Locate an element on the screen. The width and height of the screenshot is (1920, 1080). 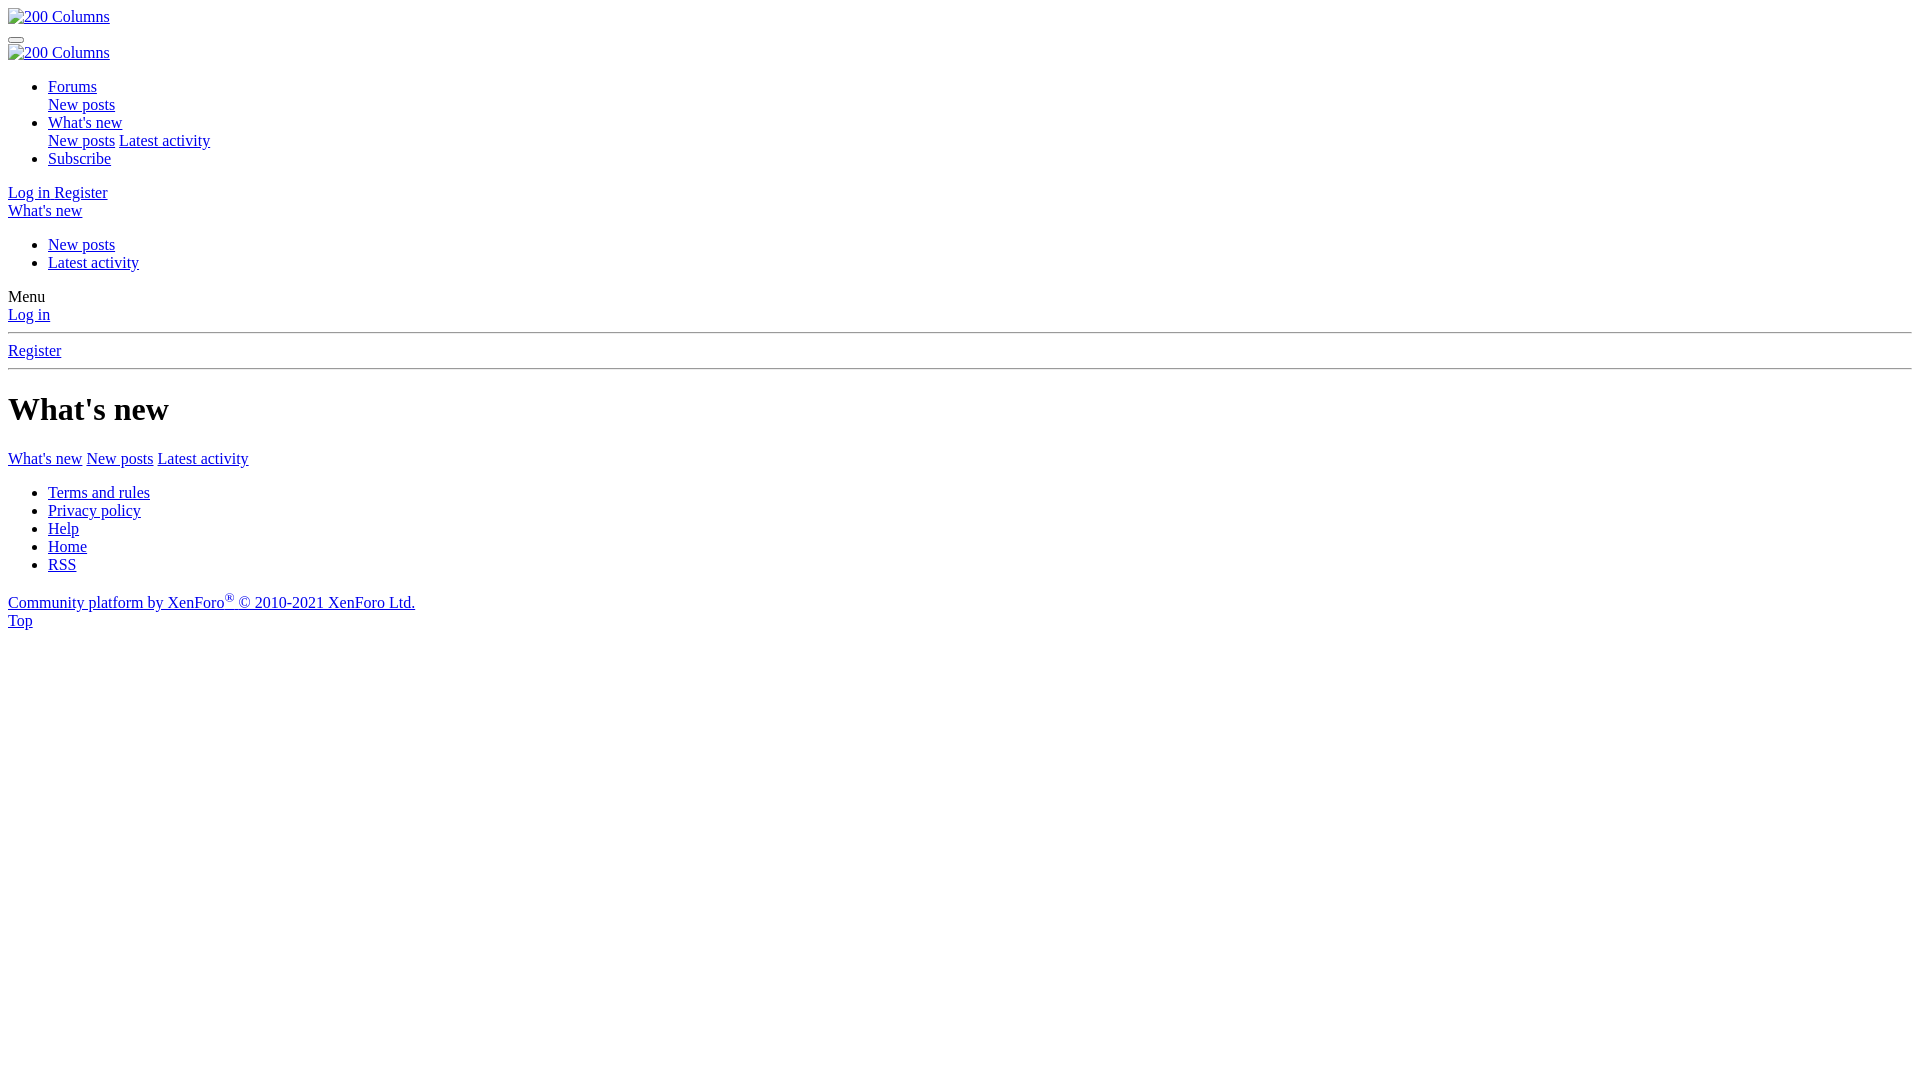
'Privacy policy' is located at coordinates (93, 509).